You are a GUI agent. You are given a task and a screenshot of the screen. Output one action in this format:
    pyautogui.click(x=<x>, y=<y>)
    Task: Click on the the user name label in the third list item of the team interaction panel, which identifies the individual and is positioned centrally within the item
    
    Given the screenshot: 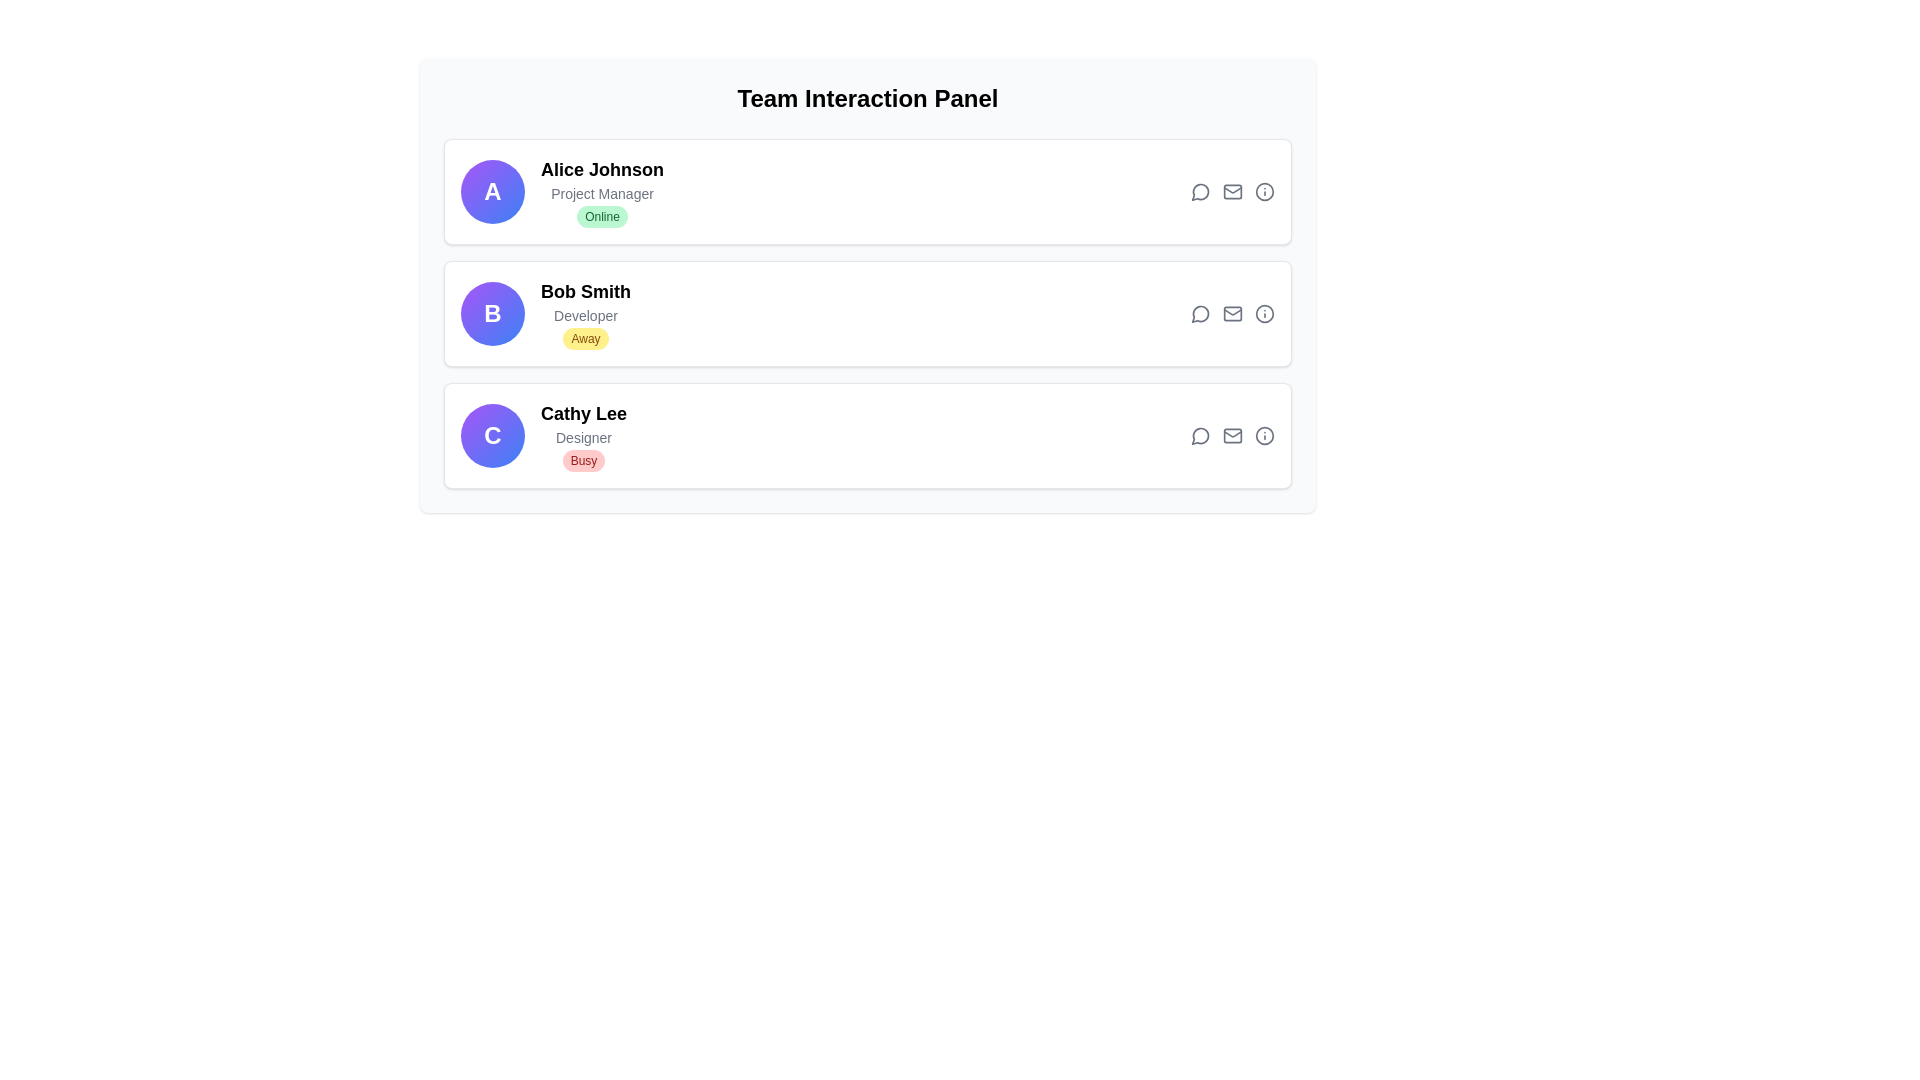 What is the action you would take?
    pyautogui.click(x=583, y=412)
    